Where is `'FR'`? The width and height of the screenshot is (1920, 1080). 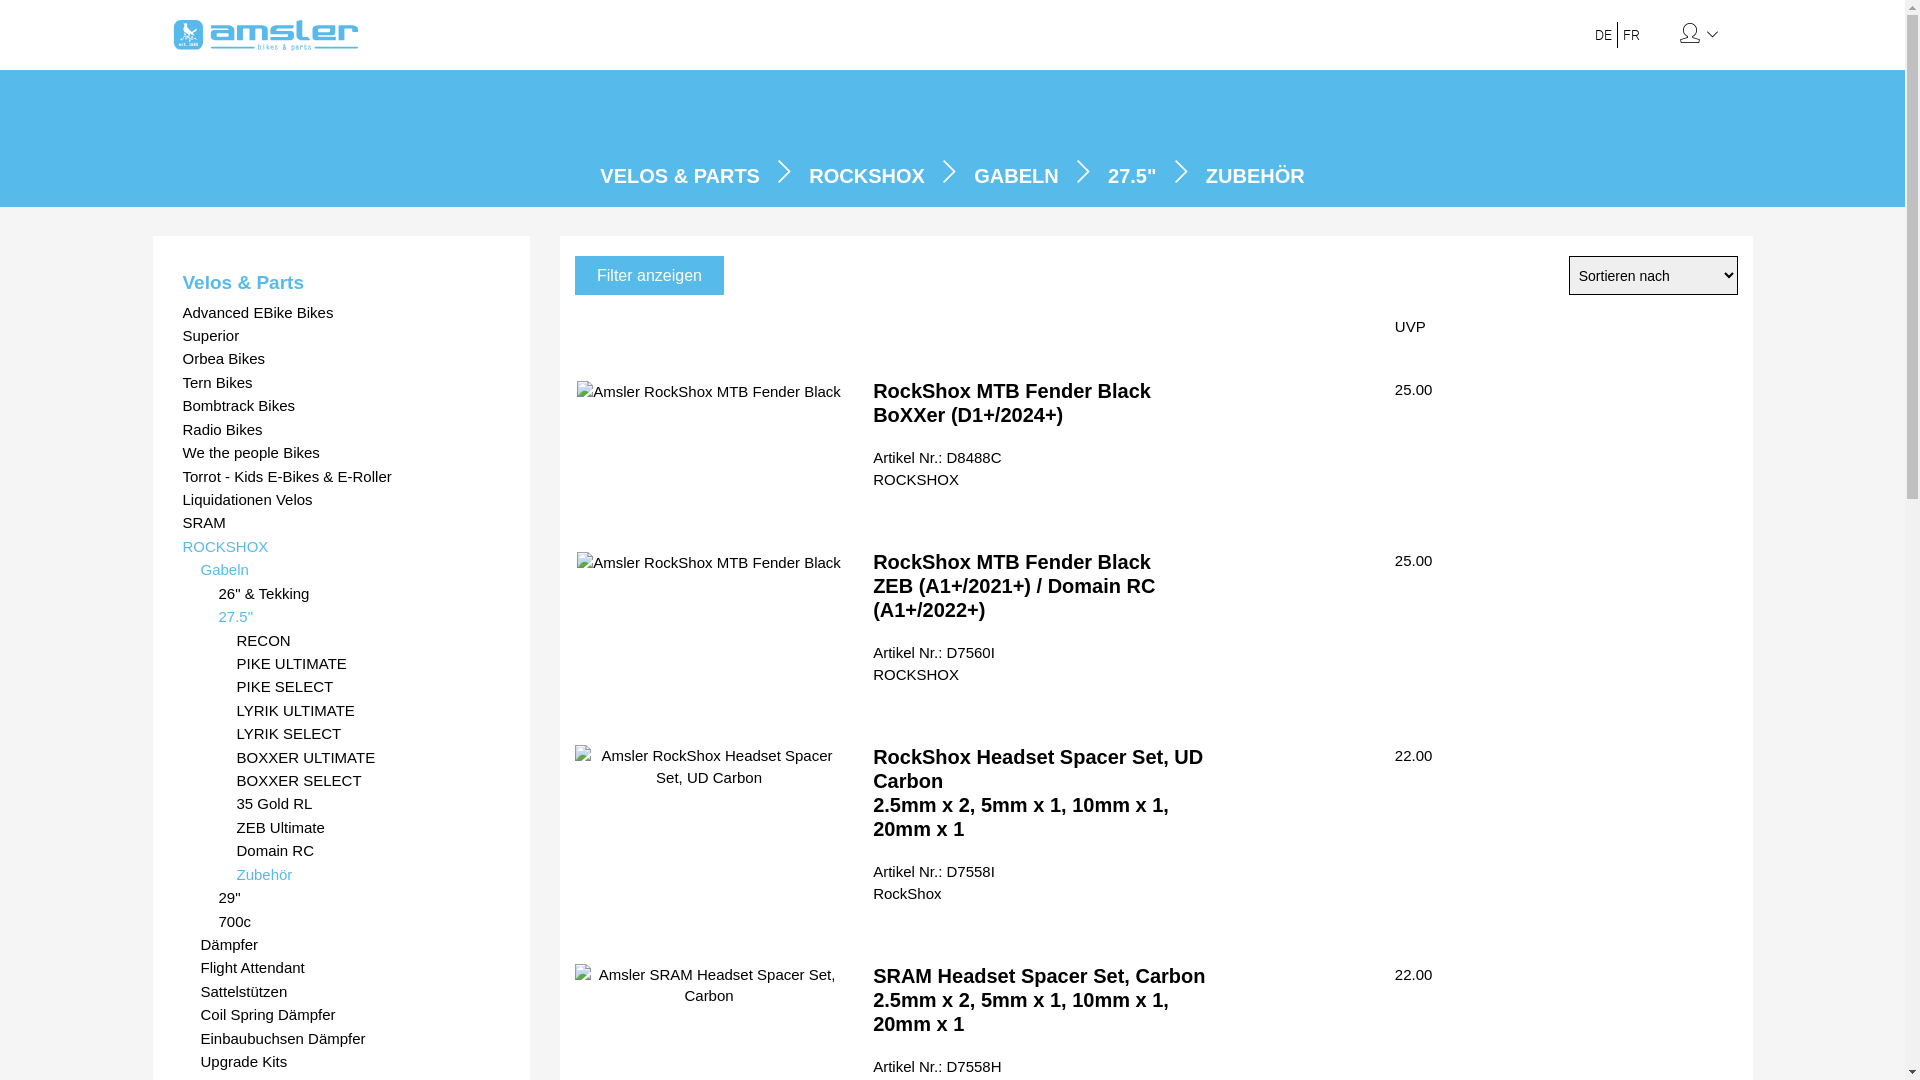
'FR' is located at coordinates (1631, 34).